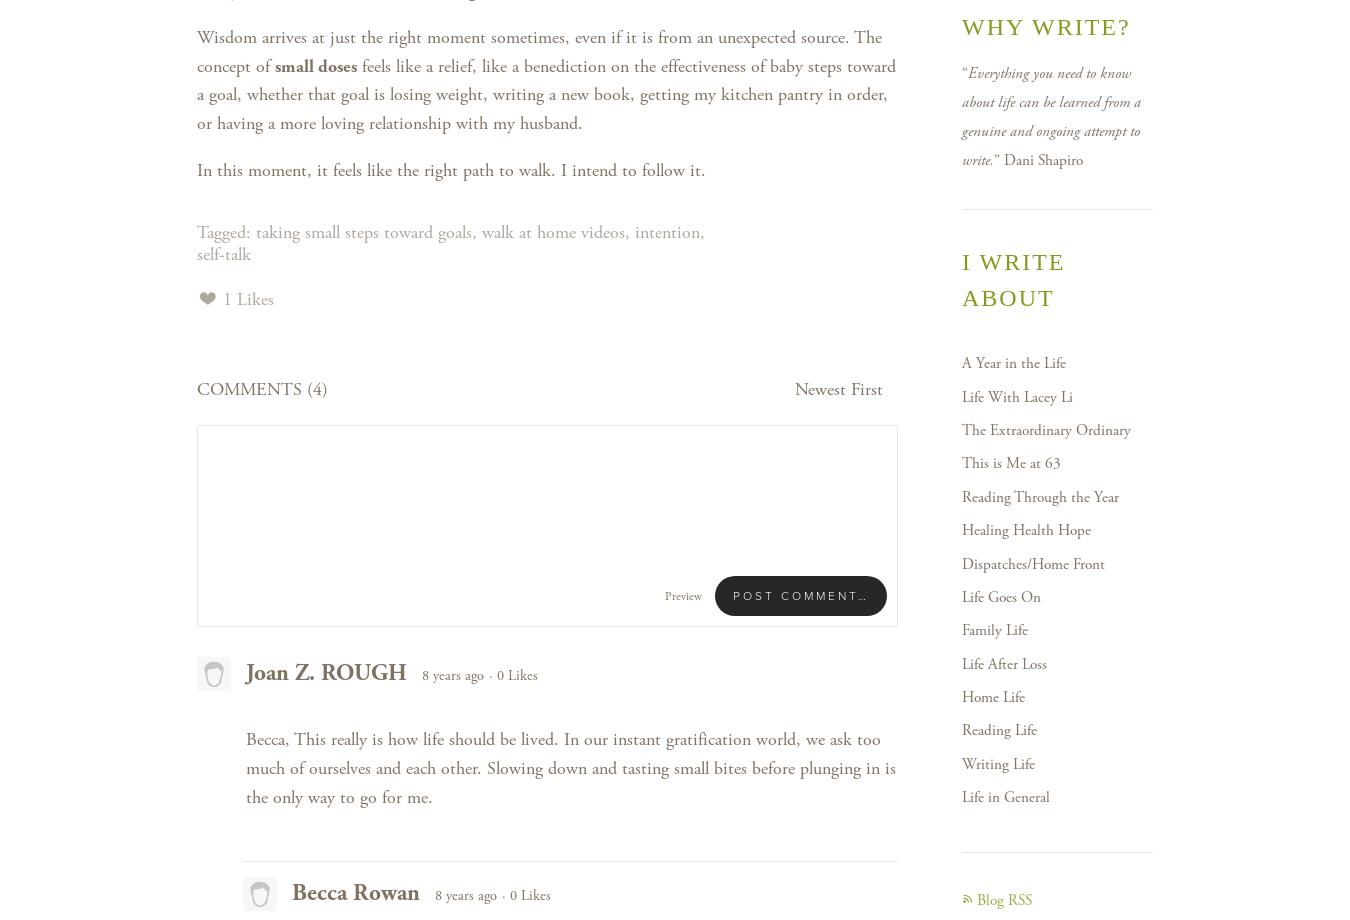 The height and width of the screenshot is (920, 1350). I want to click on 'Reading Through the Year', so click(1040, 496).